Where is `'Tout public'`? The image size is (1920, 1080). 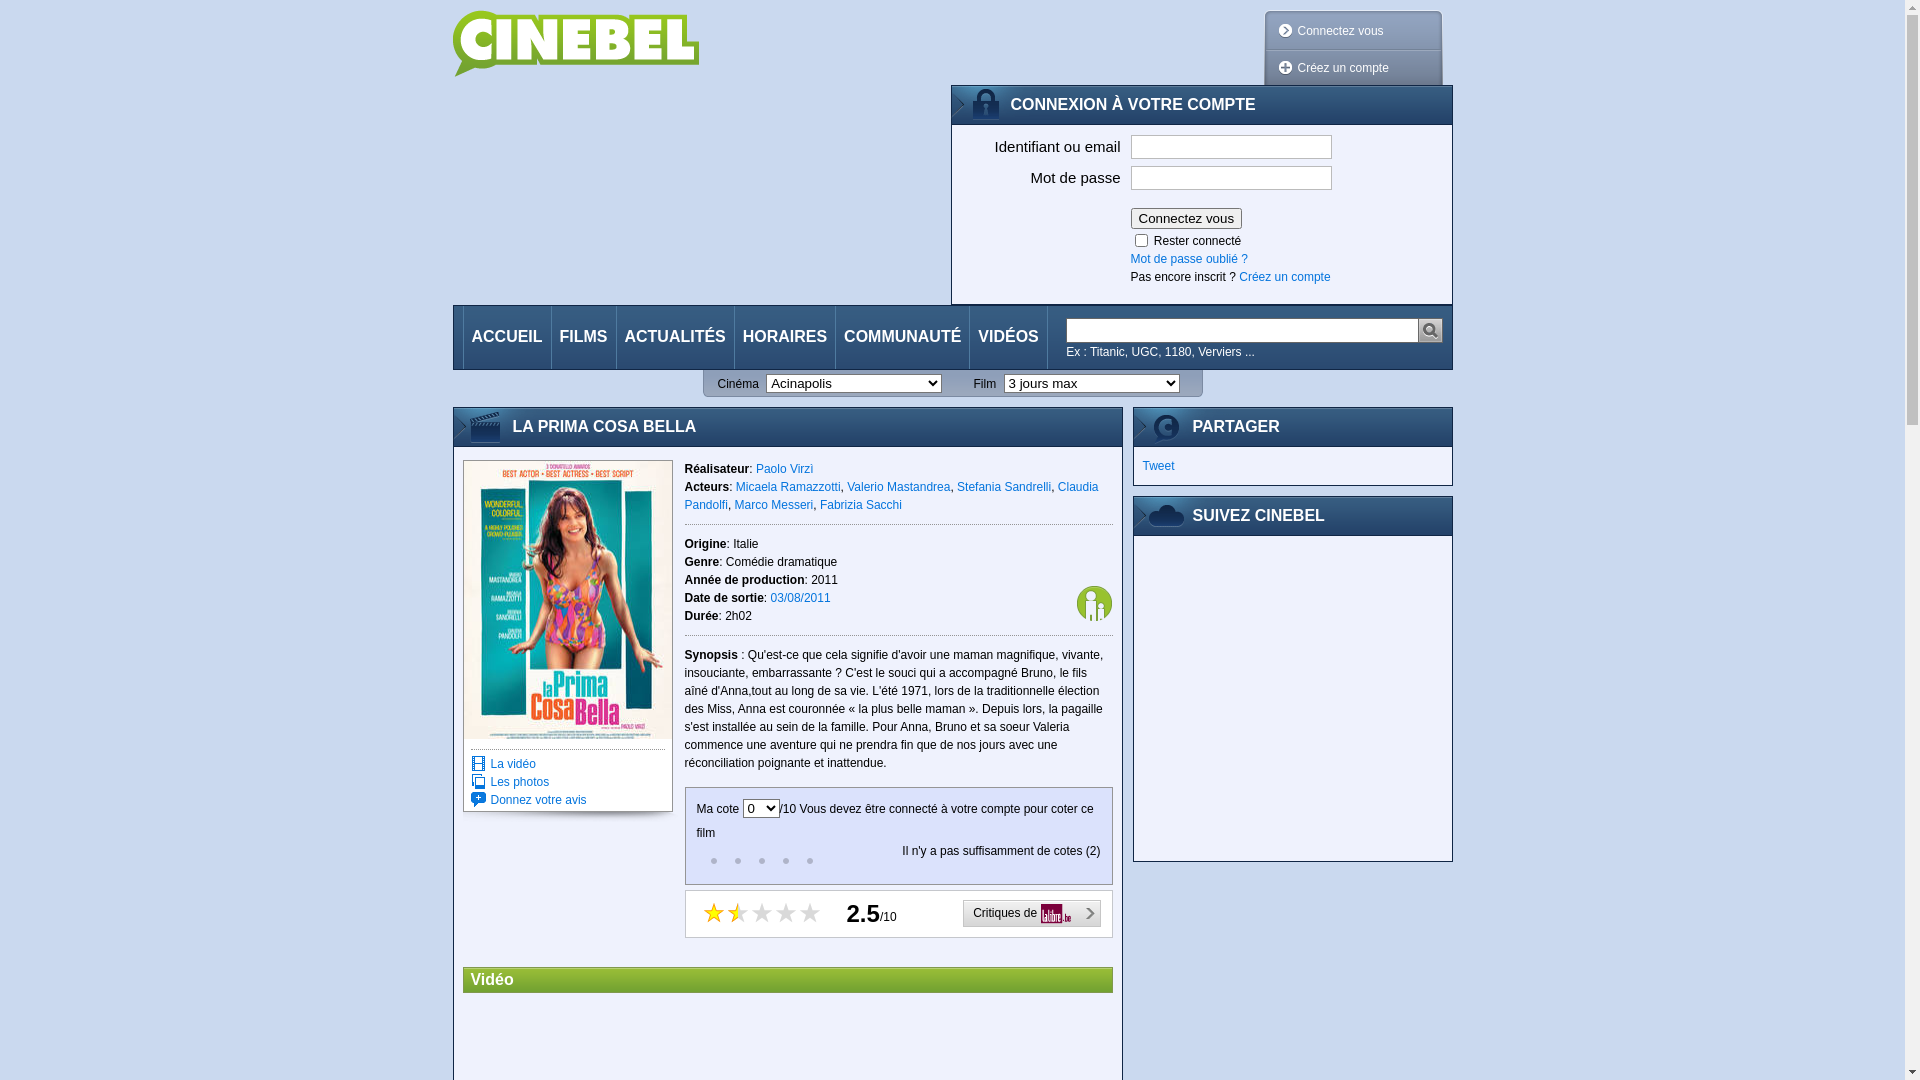
'Tout public' is located at coordinates (1093, 602).